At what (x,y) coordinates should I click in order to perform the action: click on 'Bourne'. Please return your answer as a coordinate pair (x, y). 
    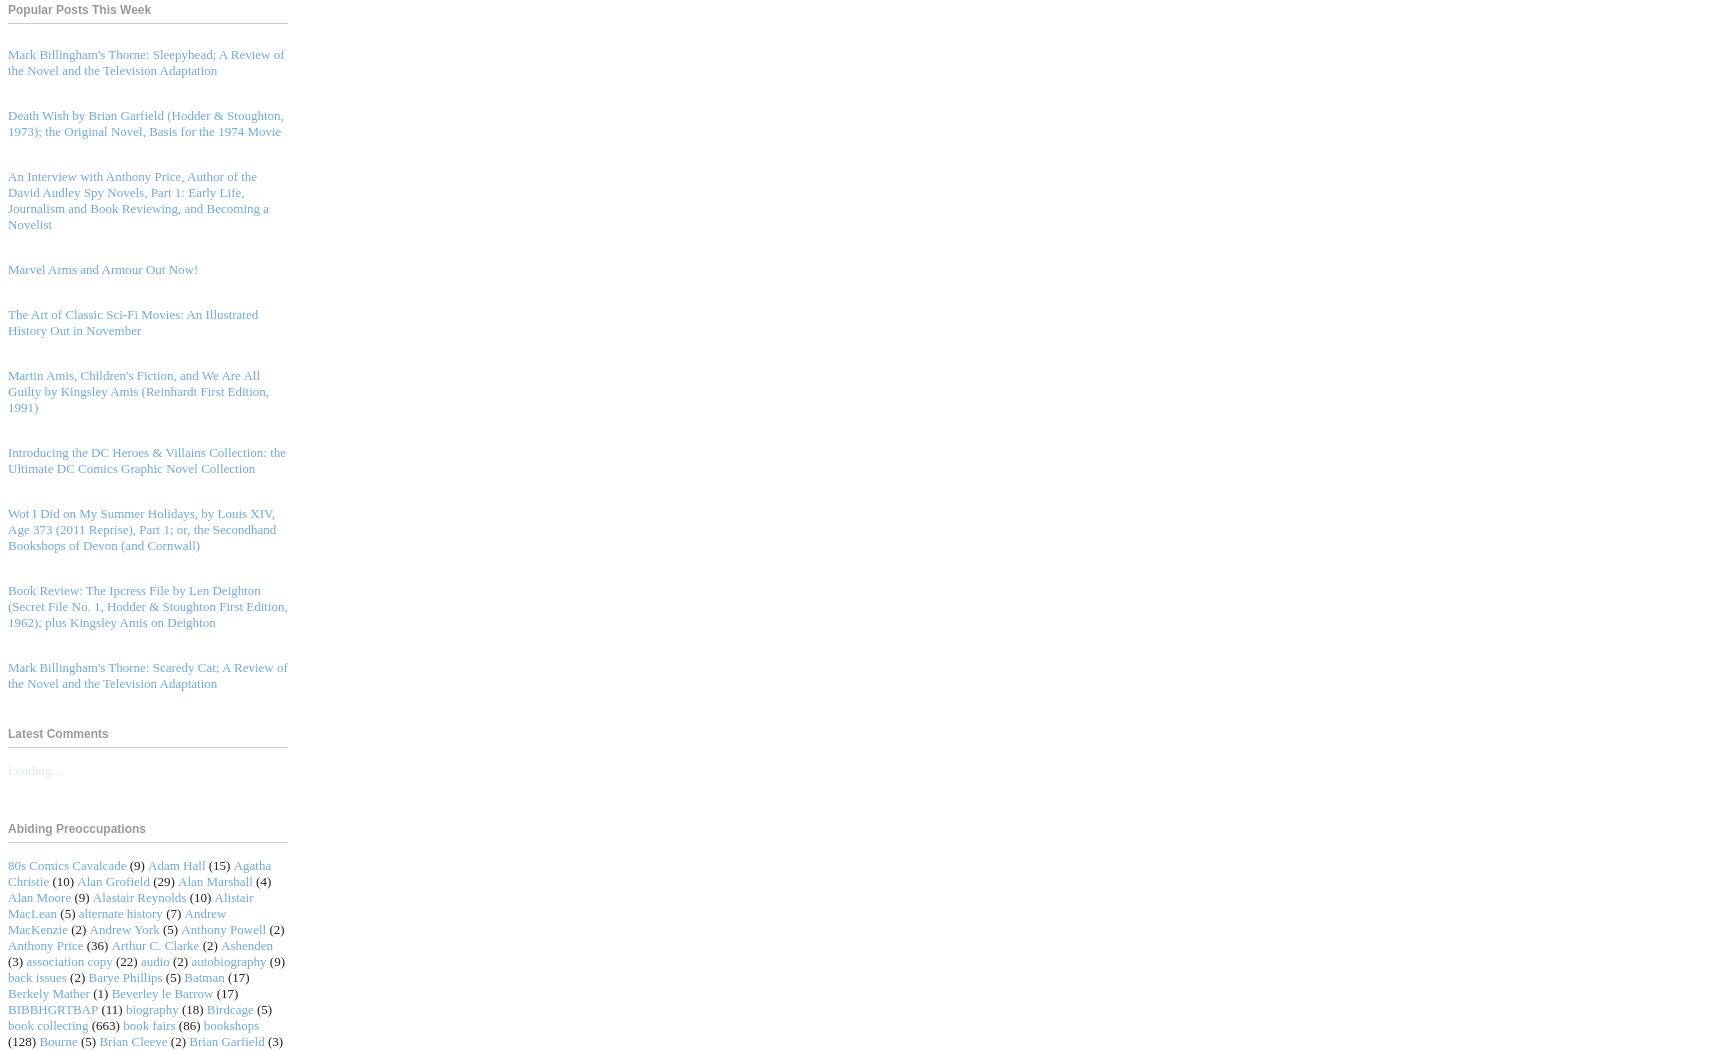
    Looking at the image, I should click on (57, 1039).